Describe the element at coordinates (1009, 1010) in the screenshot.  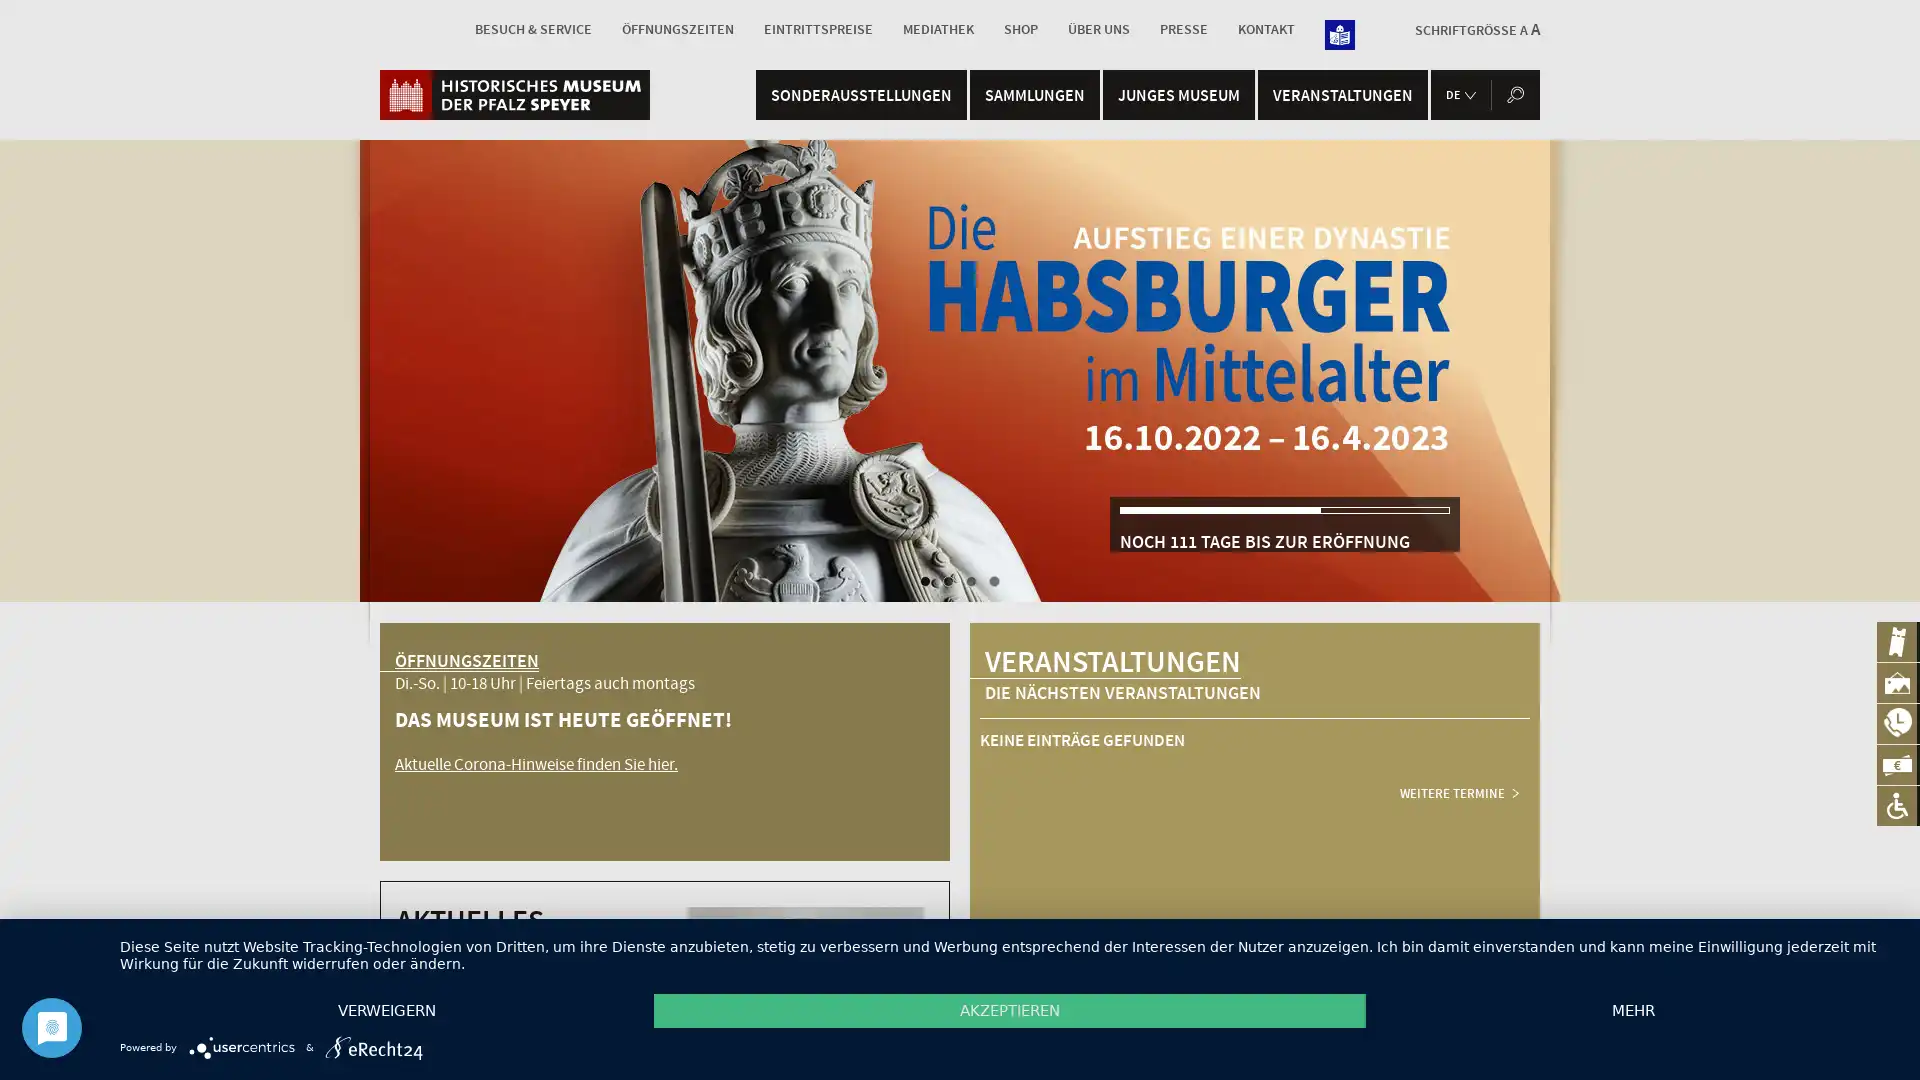
I see `AKZEPTIEREN` at that location.